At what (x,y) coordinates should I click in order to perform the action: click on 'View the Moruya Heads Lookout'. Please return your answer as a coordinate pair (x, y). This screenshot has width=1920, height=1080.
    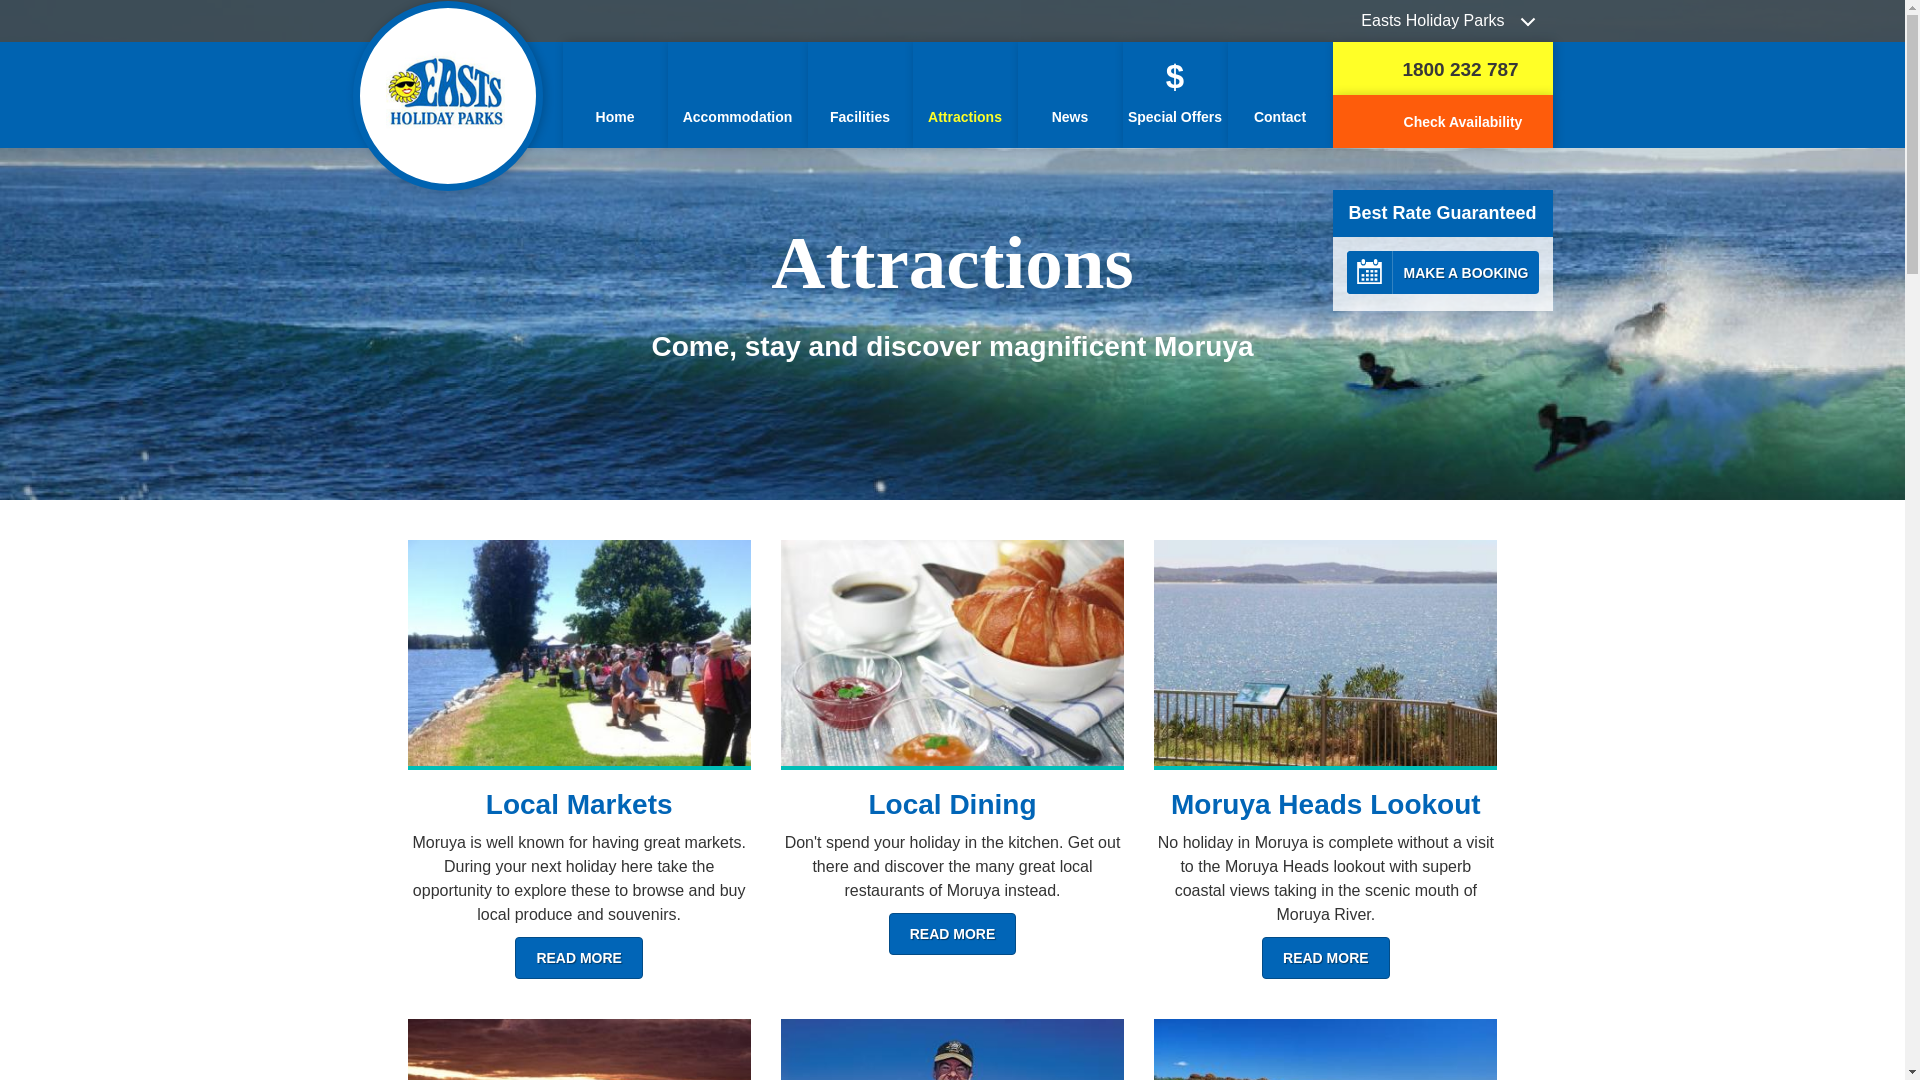
    Looking at the image, I should click on (1325, 655).